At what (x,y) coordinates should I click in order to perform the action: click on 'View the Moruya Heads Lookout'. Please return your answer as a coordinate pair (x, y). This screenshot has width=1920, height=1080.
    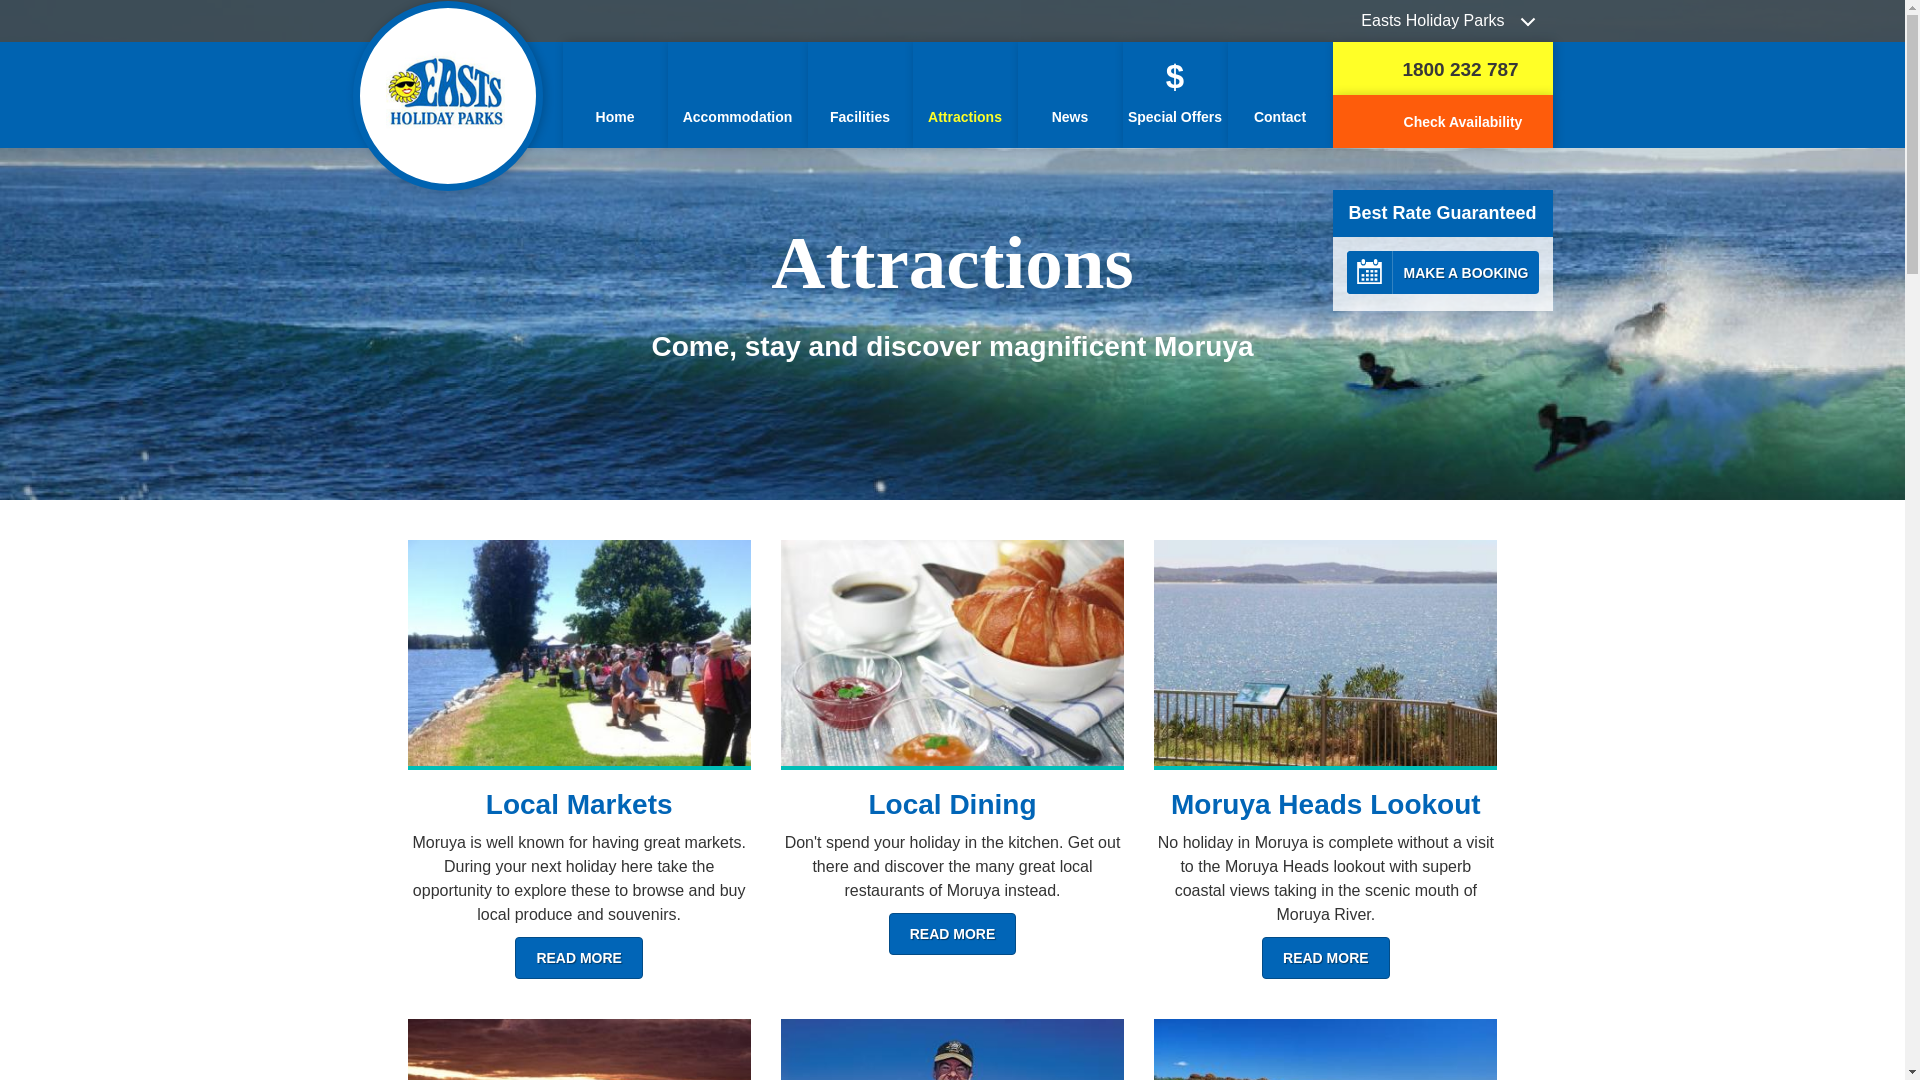
    Looking at the image, I should click on (1325, 655).